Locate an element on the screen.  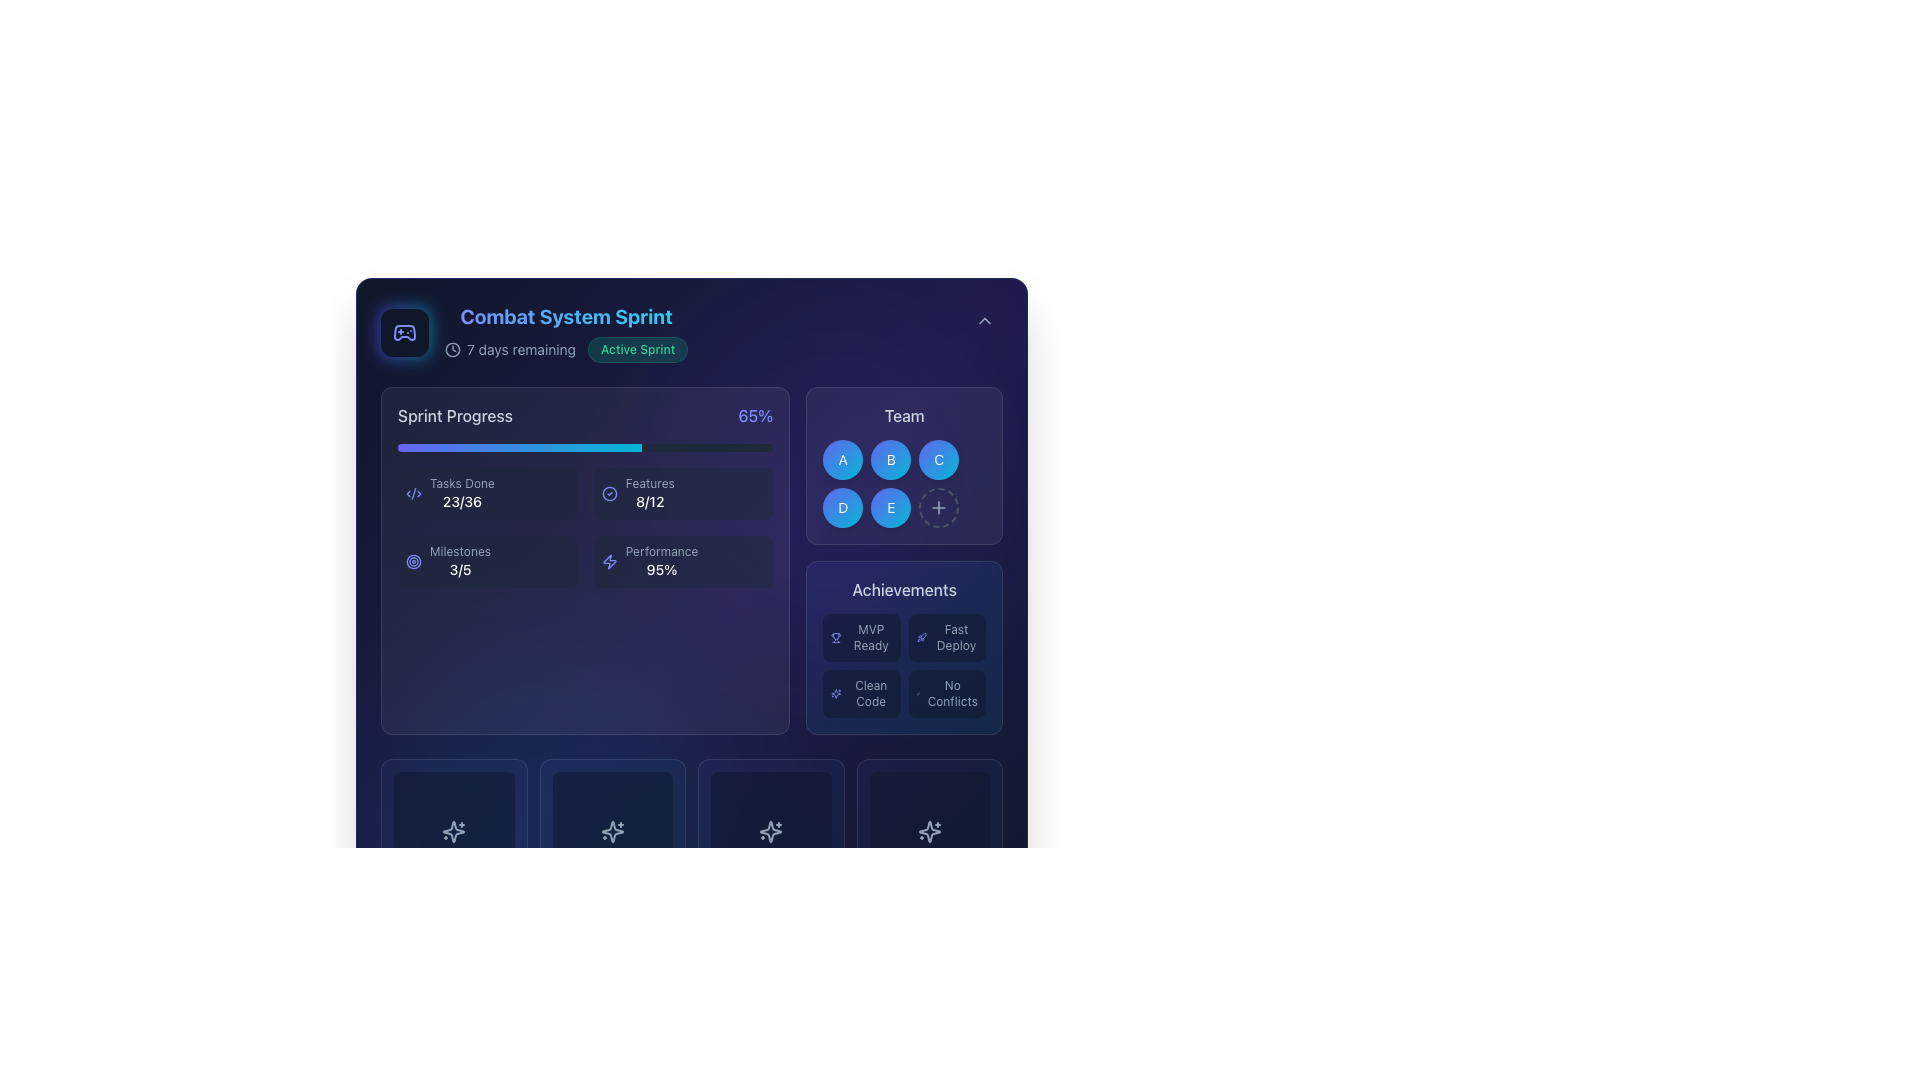
the circular clock icon located near the top-left portion of the interface, adjacent to the 'Combat System Sprint' text and the status bar is located at coordinates (451, 349).